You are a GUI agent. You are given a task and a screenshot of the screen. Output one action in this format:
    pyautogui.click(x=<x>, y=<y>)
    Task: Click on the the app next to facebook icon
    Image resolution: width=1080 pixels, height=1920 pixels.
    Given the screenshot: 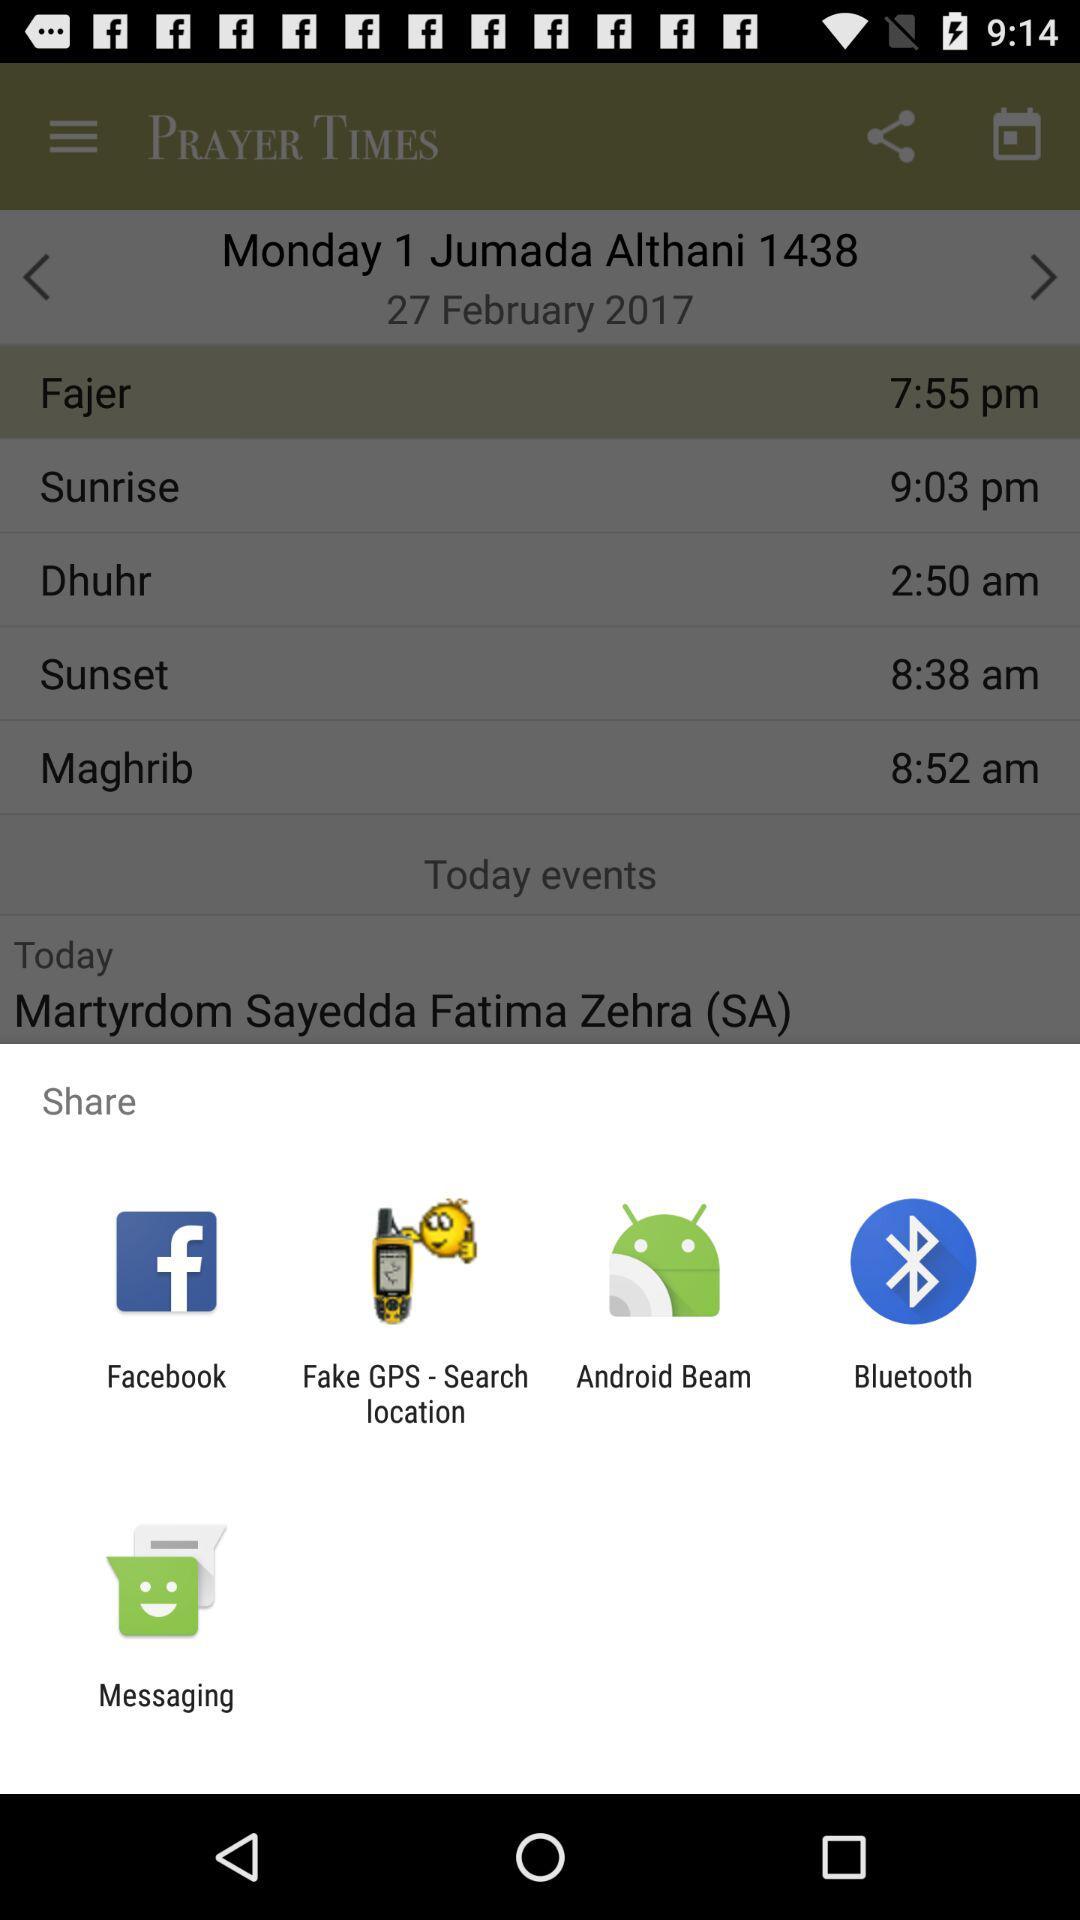 What is the action you would take?
    pyautogui.click(x=414, y=1392)
    